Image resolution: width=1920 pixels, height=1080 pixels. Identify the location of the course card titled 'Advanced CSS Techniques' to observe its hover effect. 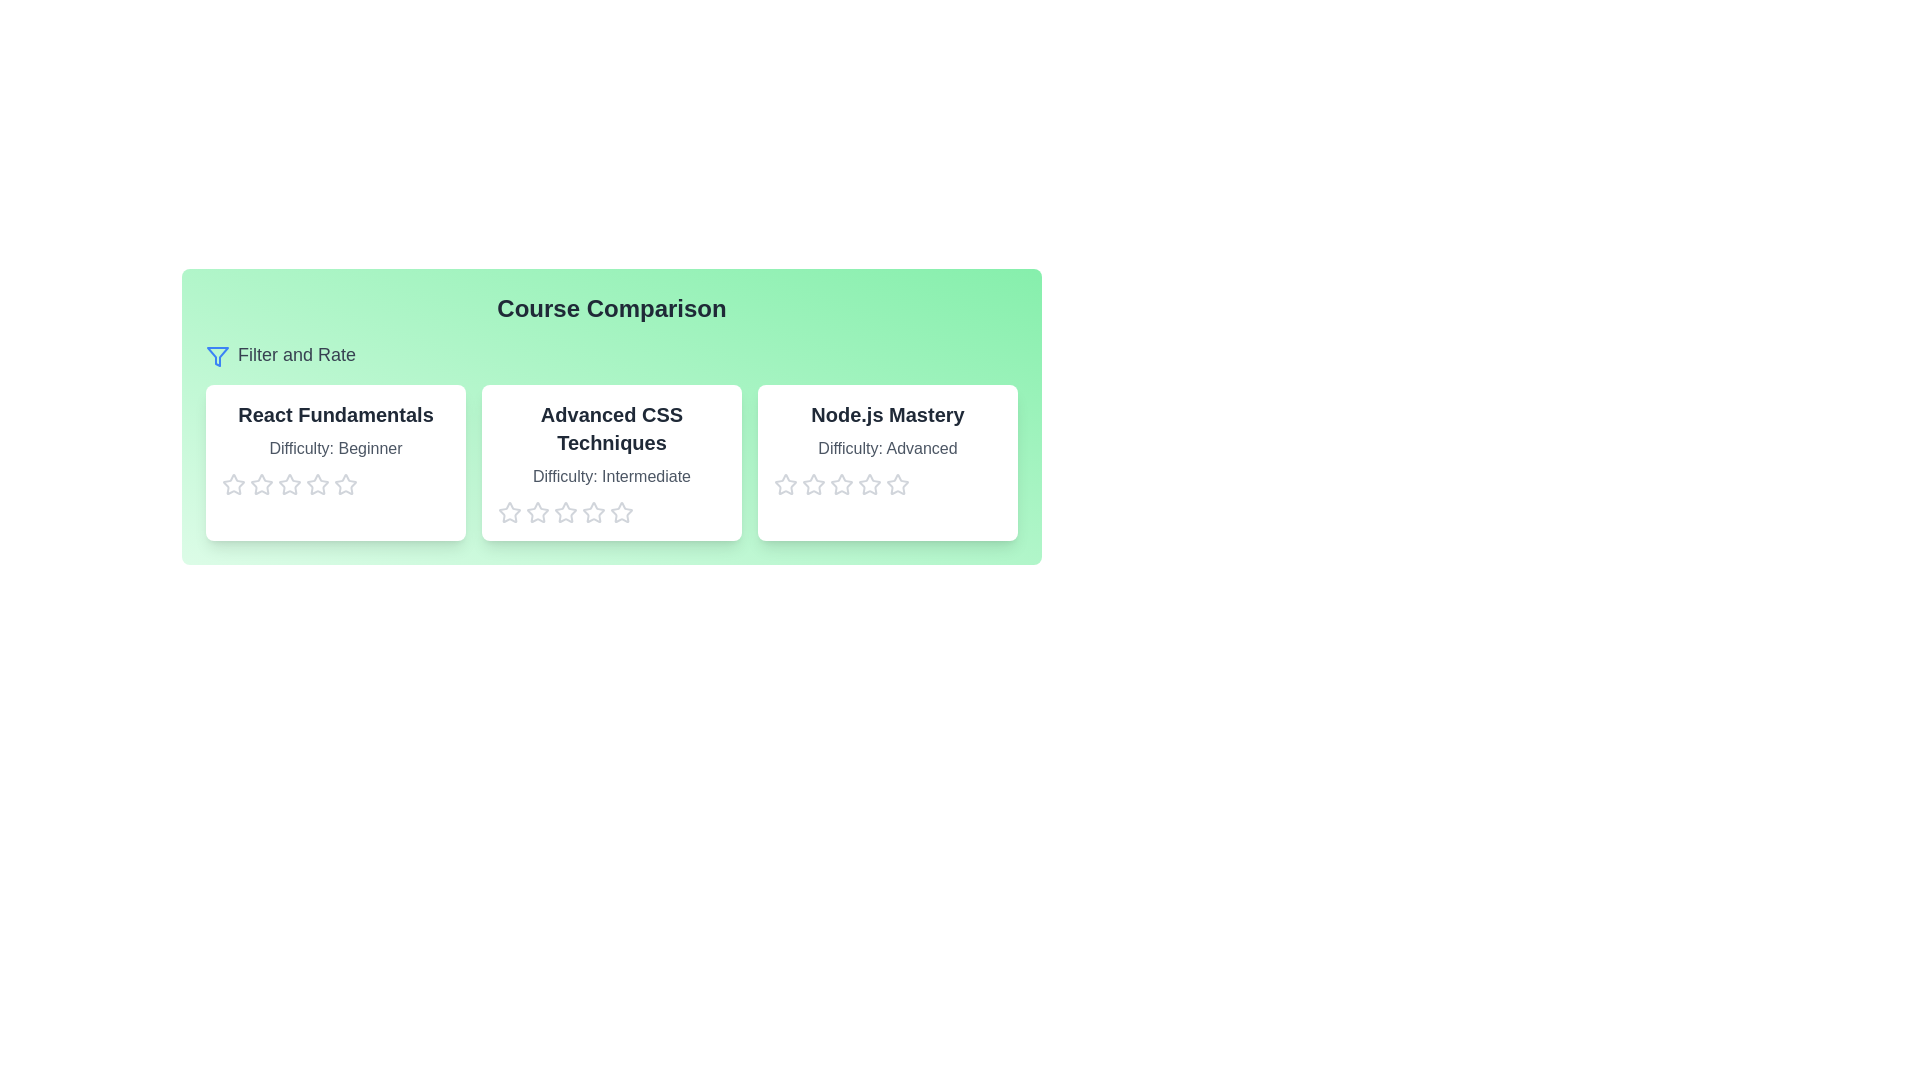
(610, 462).